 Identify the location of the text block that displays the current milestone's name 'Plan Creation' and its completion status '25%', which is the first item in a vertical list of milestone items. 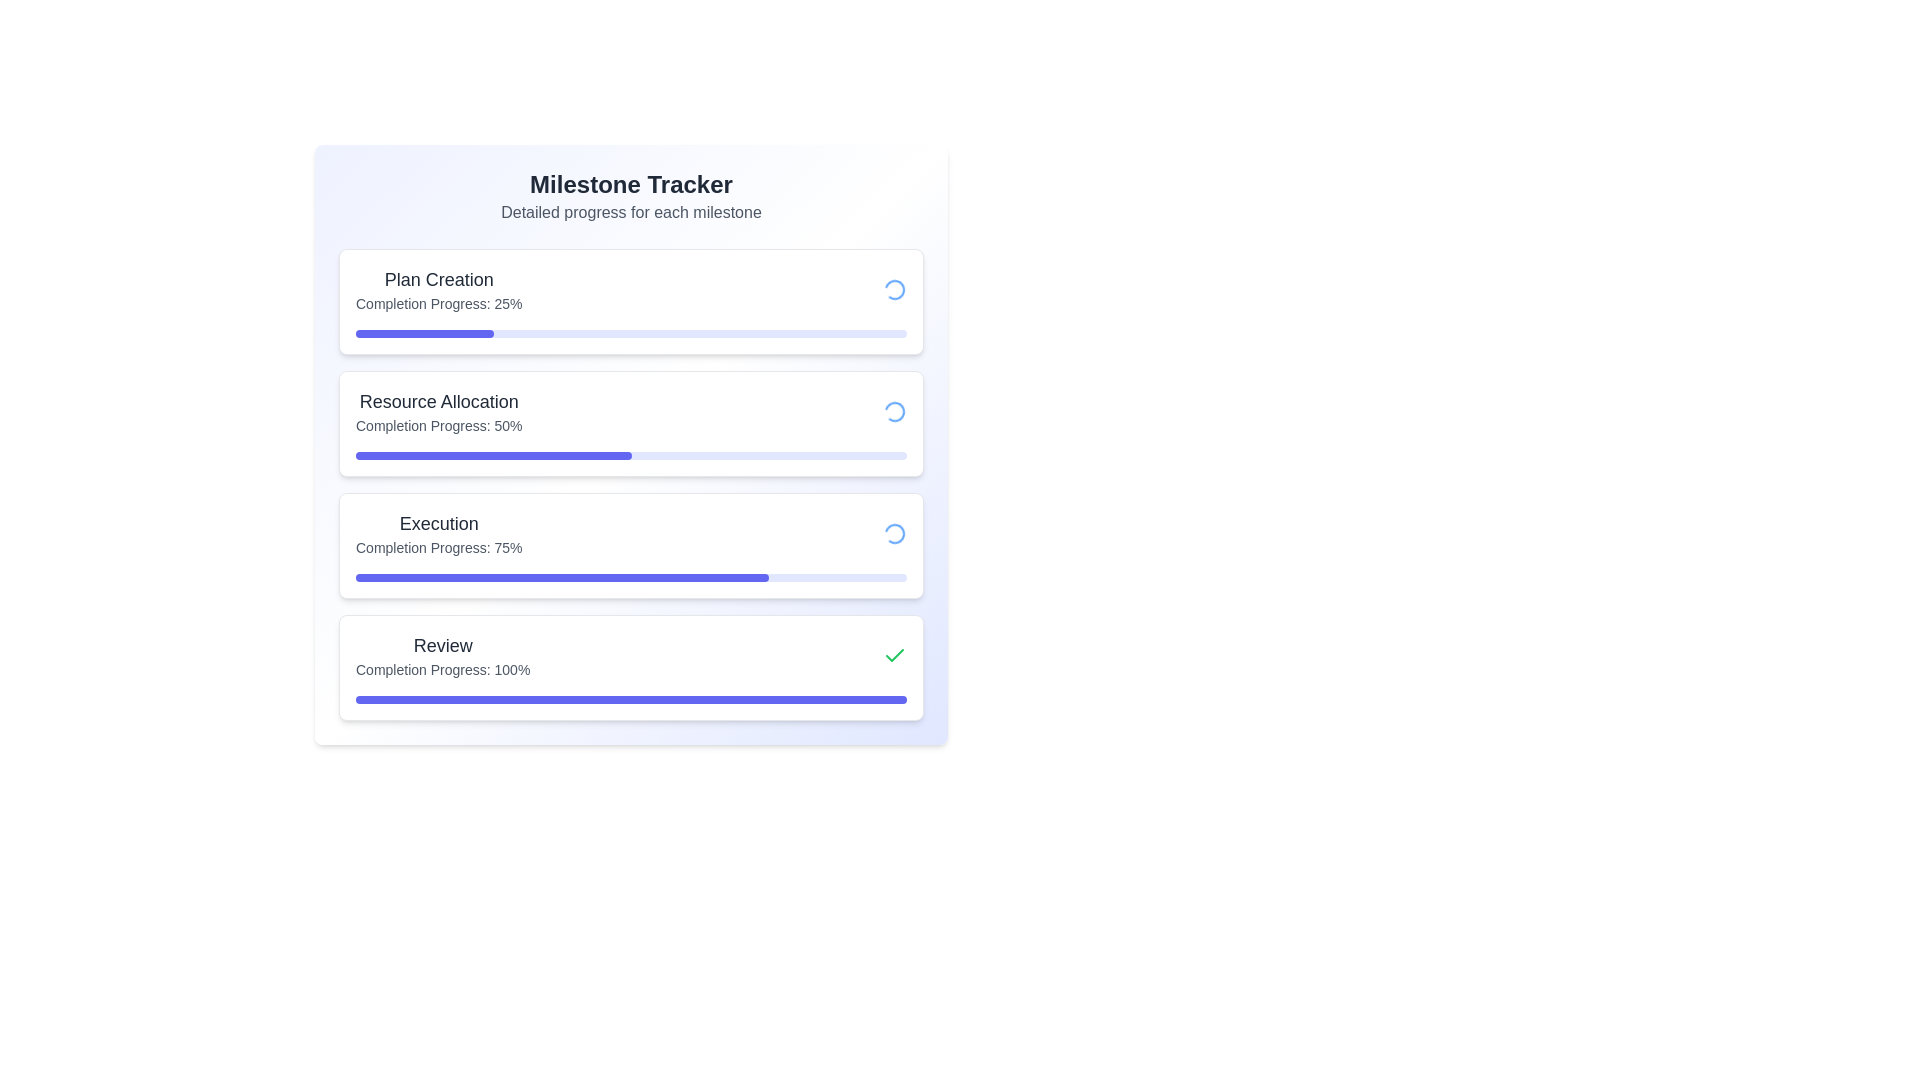
(438, 289).